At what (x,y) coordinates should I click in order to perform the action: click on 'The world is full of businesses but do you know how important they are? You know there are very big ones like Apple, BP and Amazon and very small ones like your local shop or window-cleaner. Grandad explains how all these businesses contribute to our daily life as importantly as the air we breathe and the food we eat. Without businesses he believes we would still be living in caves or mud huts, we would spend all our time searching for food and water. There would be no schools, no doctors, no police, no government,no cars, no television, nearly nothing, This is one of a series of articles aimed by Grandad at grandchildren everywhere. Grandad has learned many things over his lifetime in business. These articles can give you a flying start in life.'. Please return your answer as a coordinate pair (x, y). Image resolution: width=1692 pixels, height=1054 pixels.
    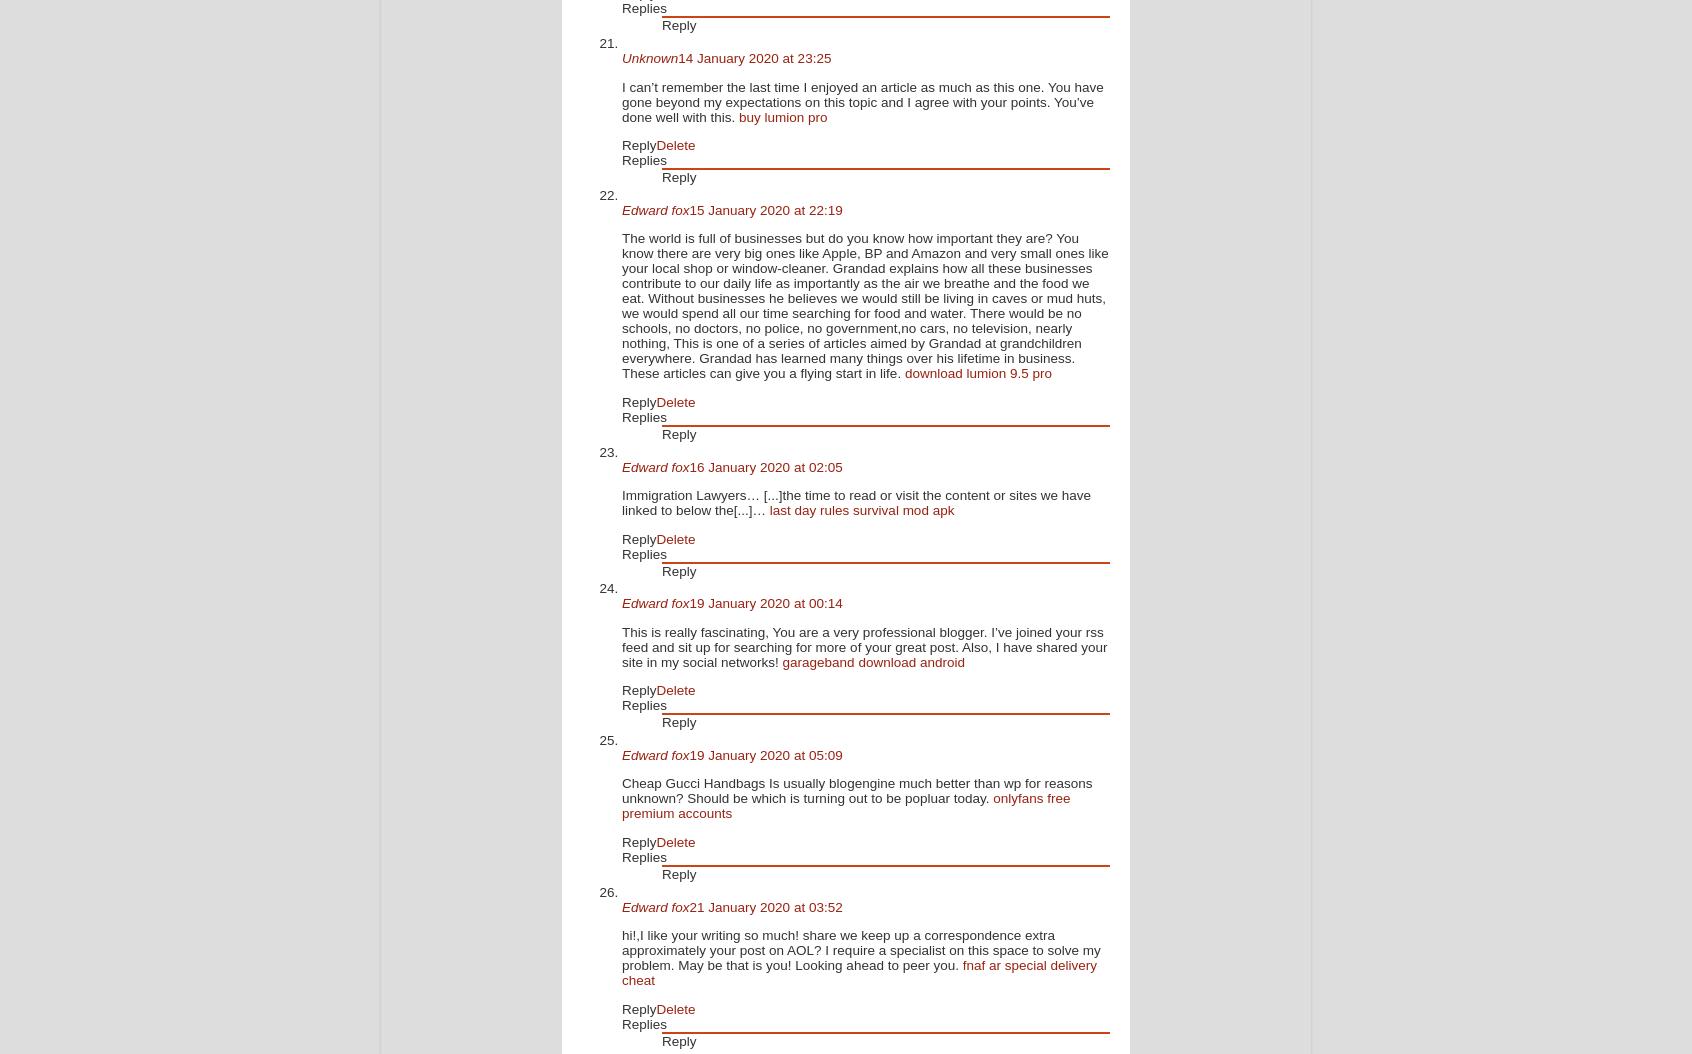
    Looking at the image, I should click on (863, 304).